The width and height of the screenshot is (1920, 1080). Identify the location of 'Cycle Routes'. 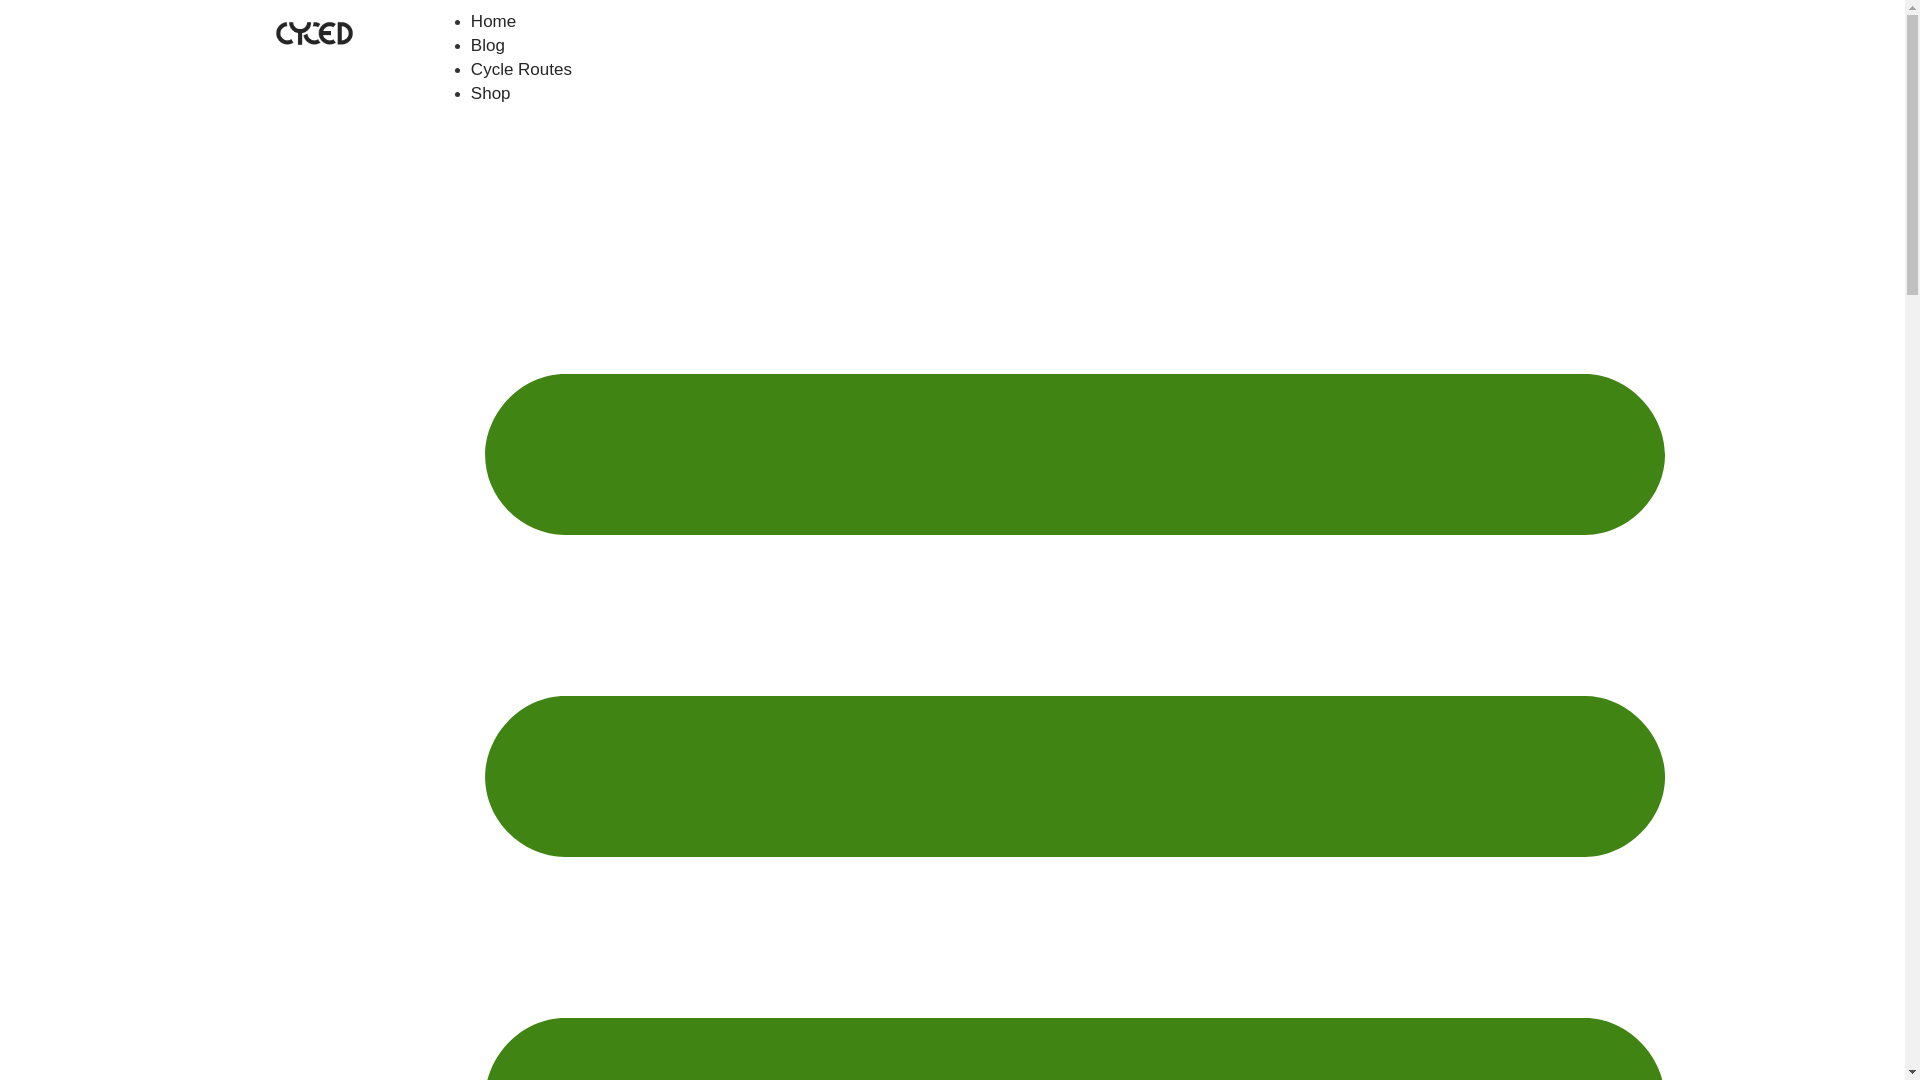
(469, 68).